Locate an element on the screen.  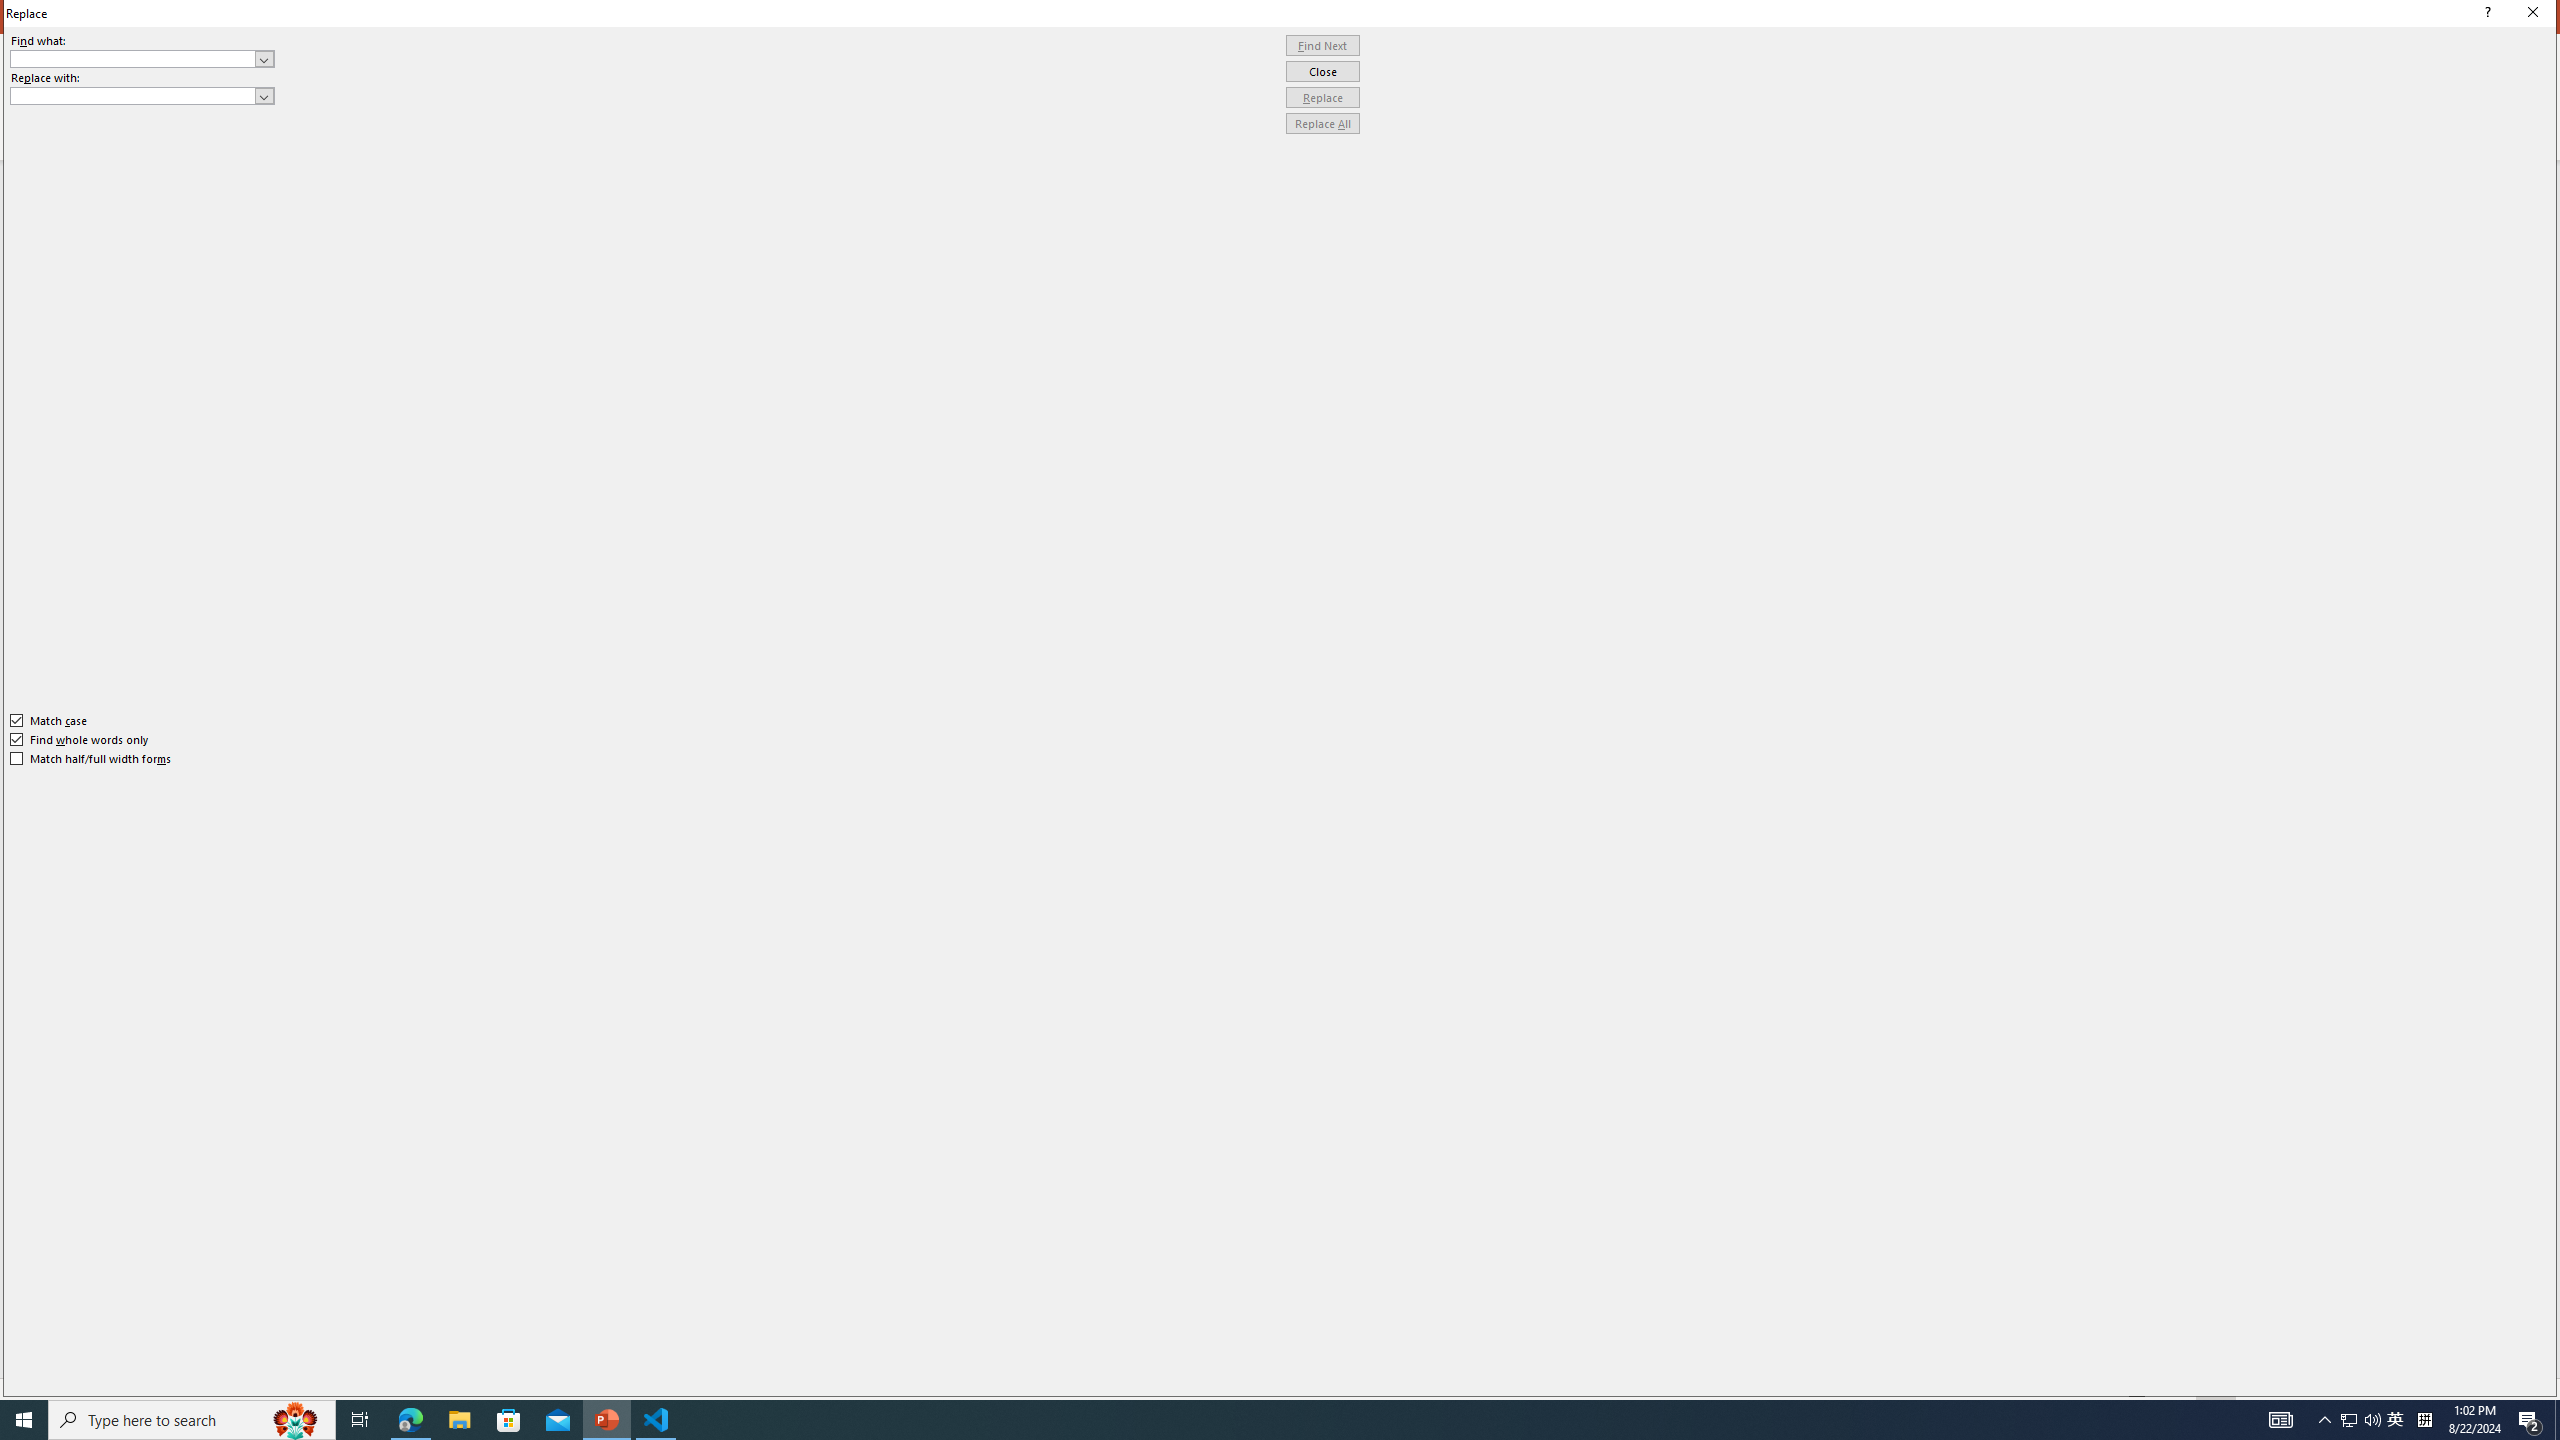
'Find what' is located at coordinates (142, 58).